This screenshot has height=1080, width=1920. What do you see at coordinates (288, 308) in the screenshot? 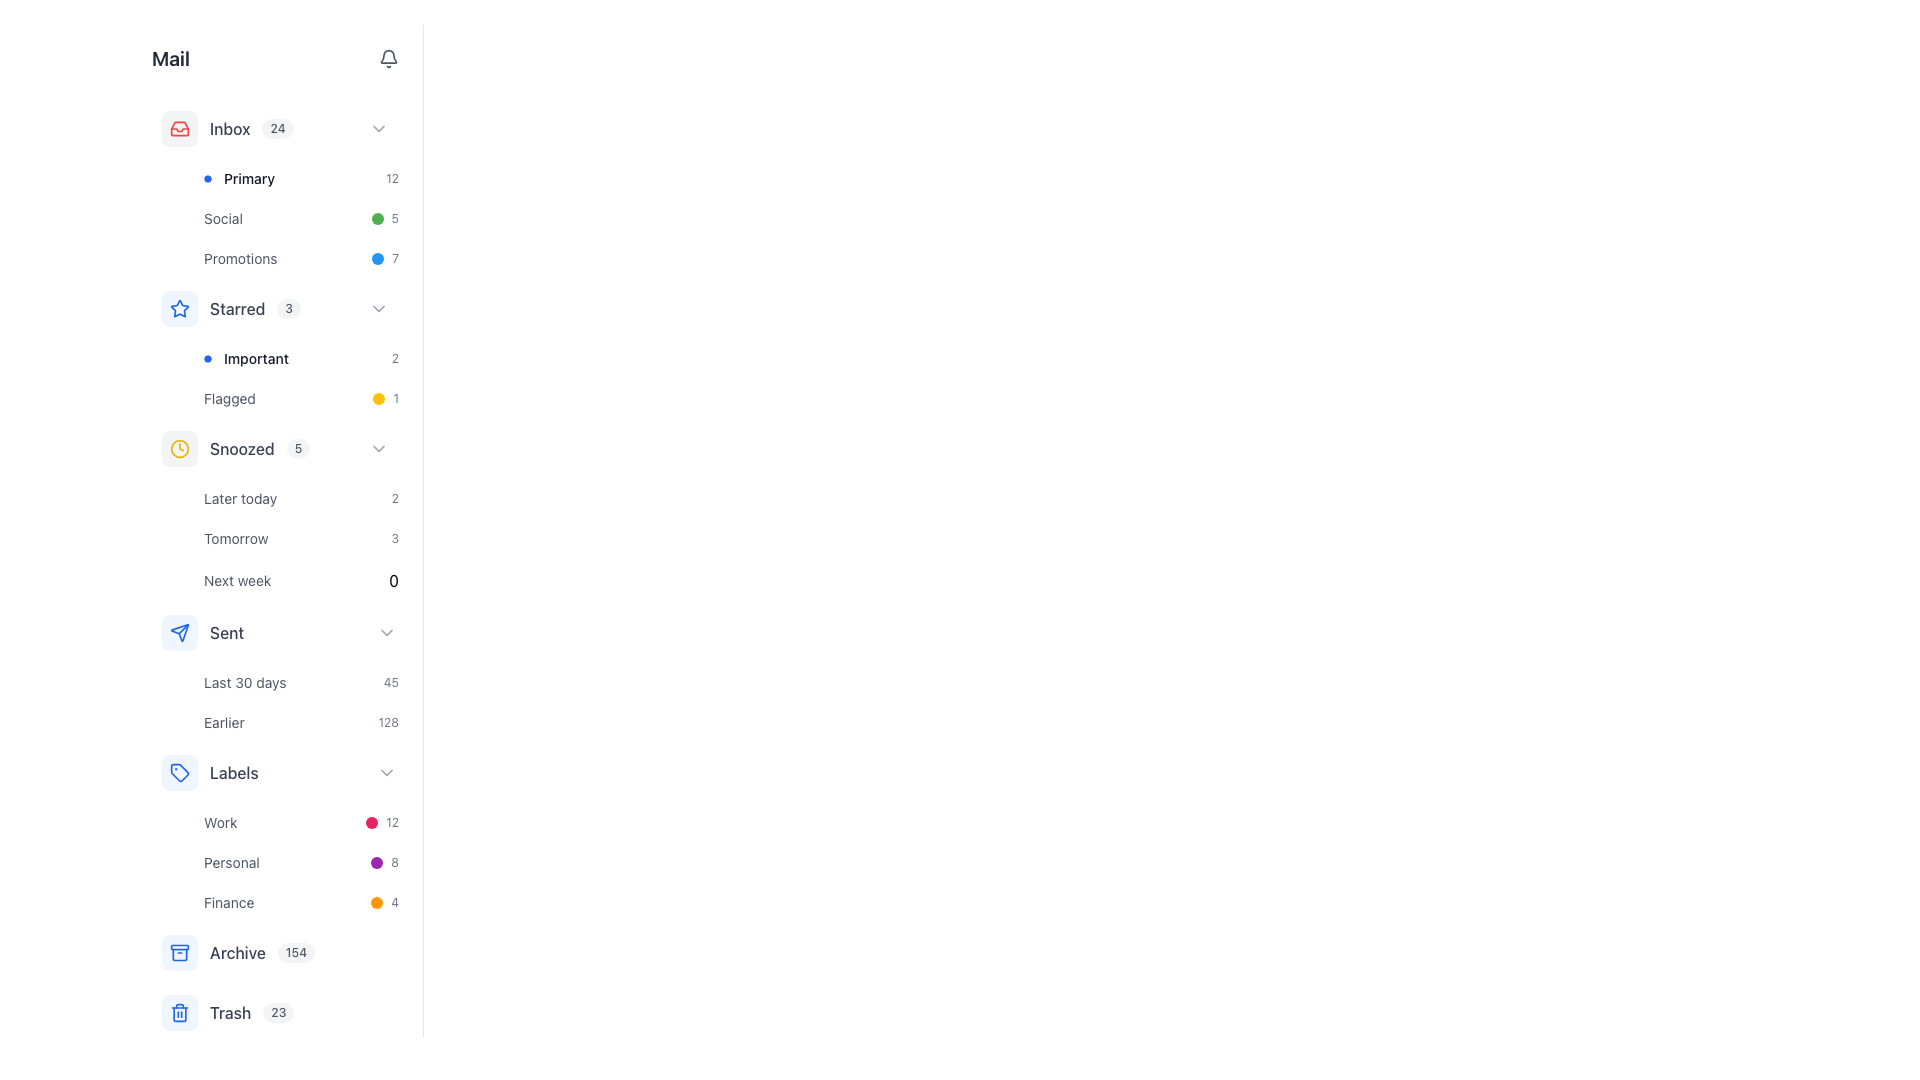
I see `the badge indicating the number of items or status associated with the 'Starred' section, located to the right of the 'Starred' text on the vertical navigation menu` at bounding box center [288, 308].